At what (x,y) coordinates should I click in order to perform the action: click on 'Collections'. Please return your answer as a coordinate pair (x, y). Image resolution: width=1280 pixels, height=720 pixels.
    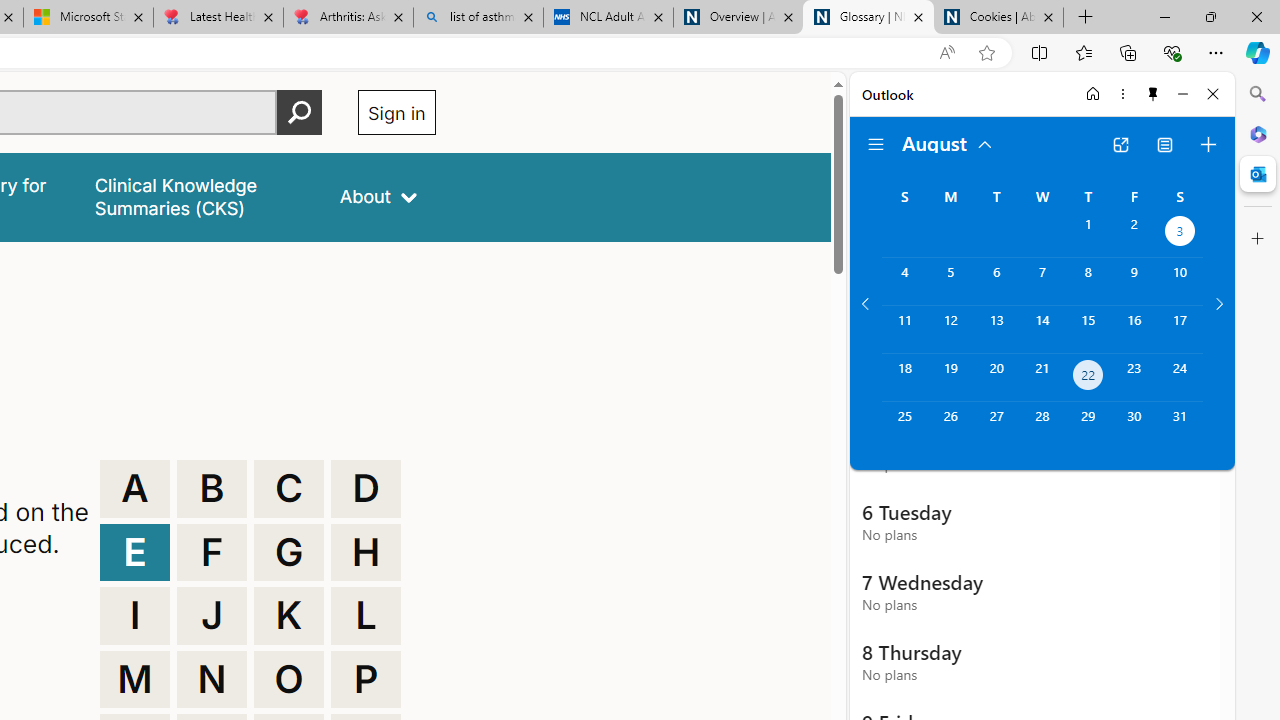
    Looking at the image, I should click on (1128, 51).